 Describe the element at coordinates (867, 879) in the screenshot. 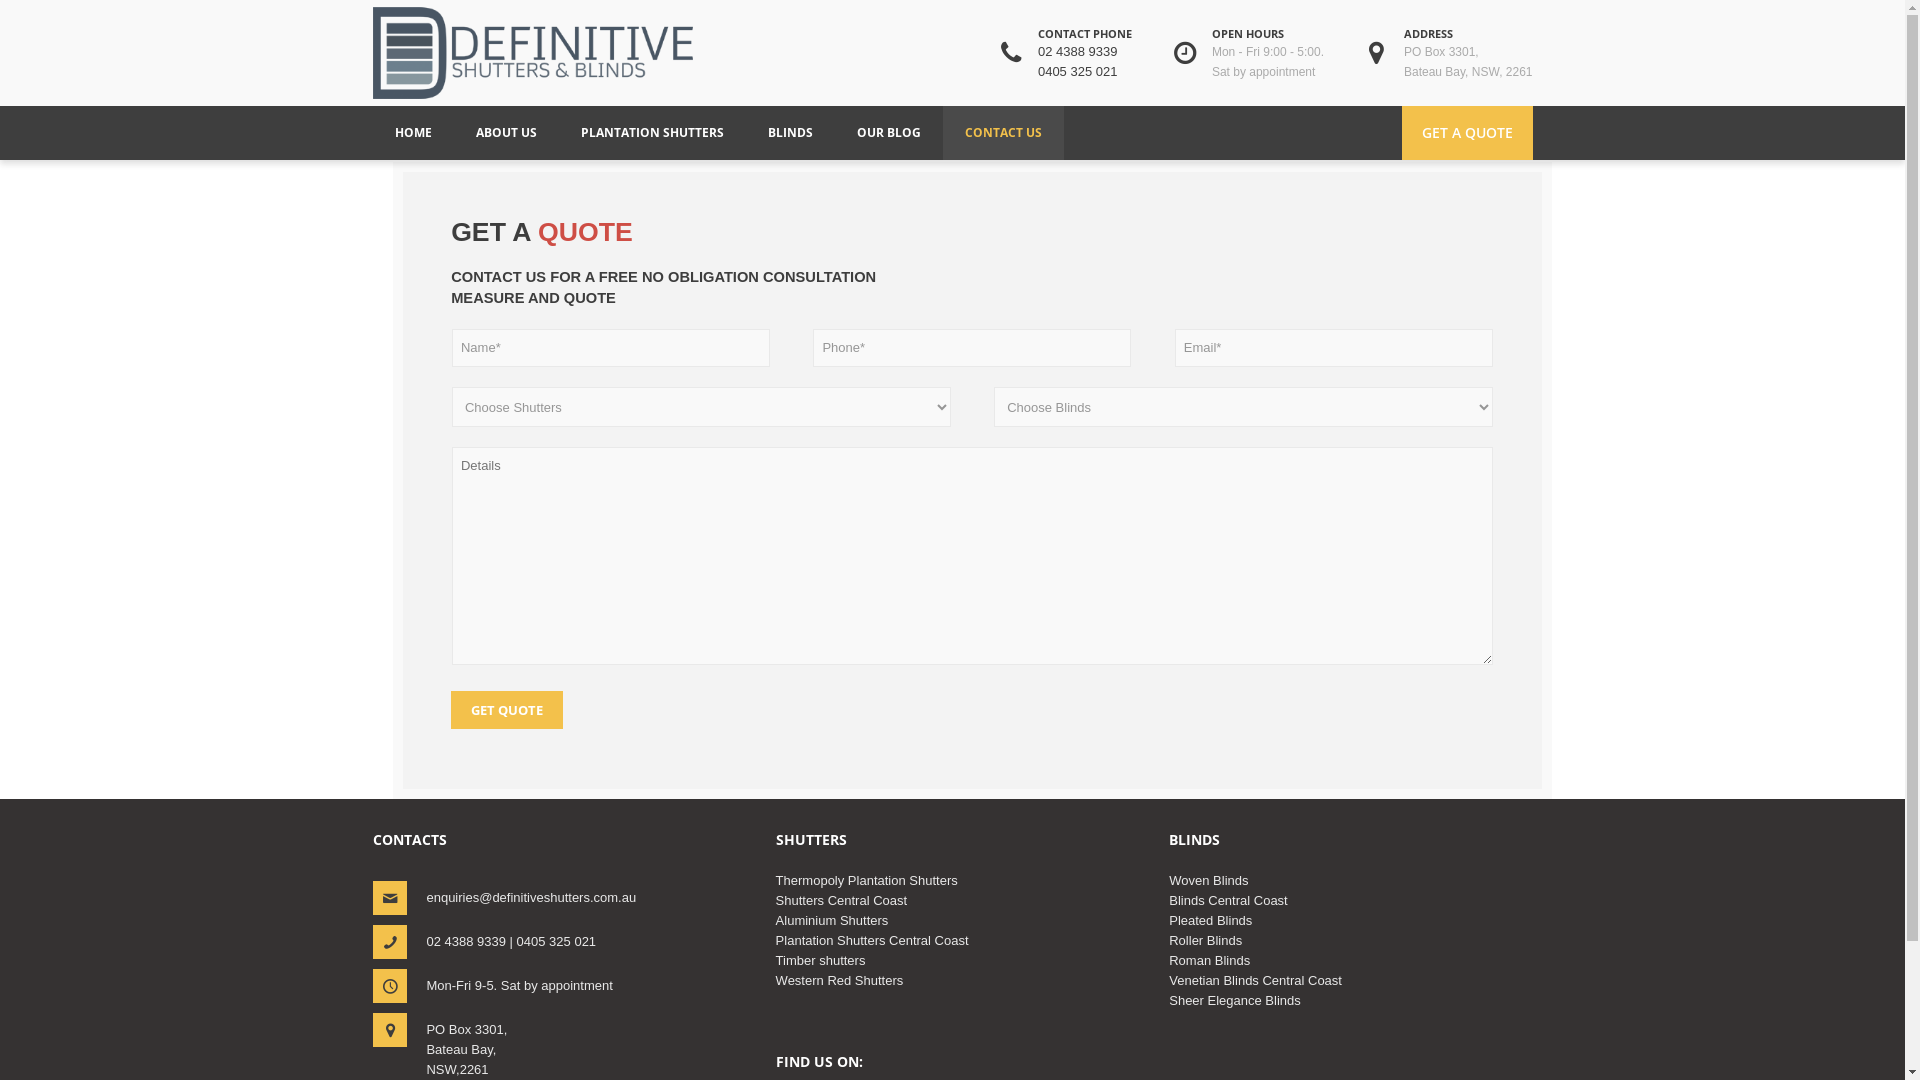

I see `'Thermopoly Plantation Shutters'` at that location.